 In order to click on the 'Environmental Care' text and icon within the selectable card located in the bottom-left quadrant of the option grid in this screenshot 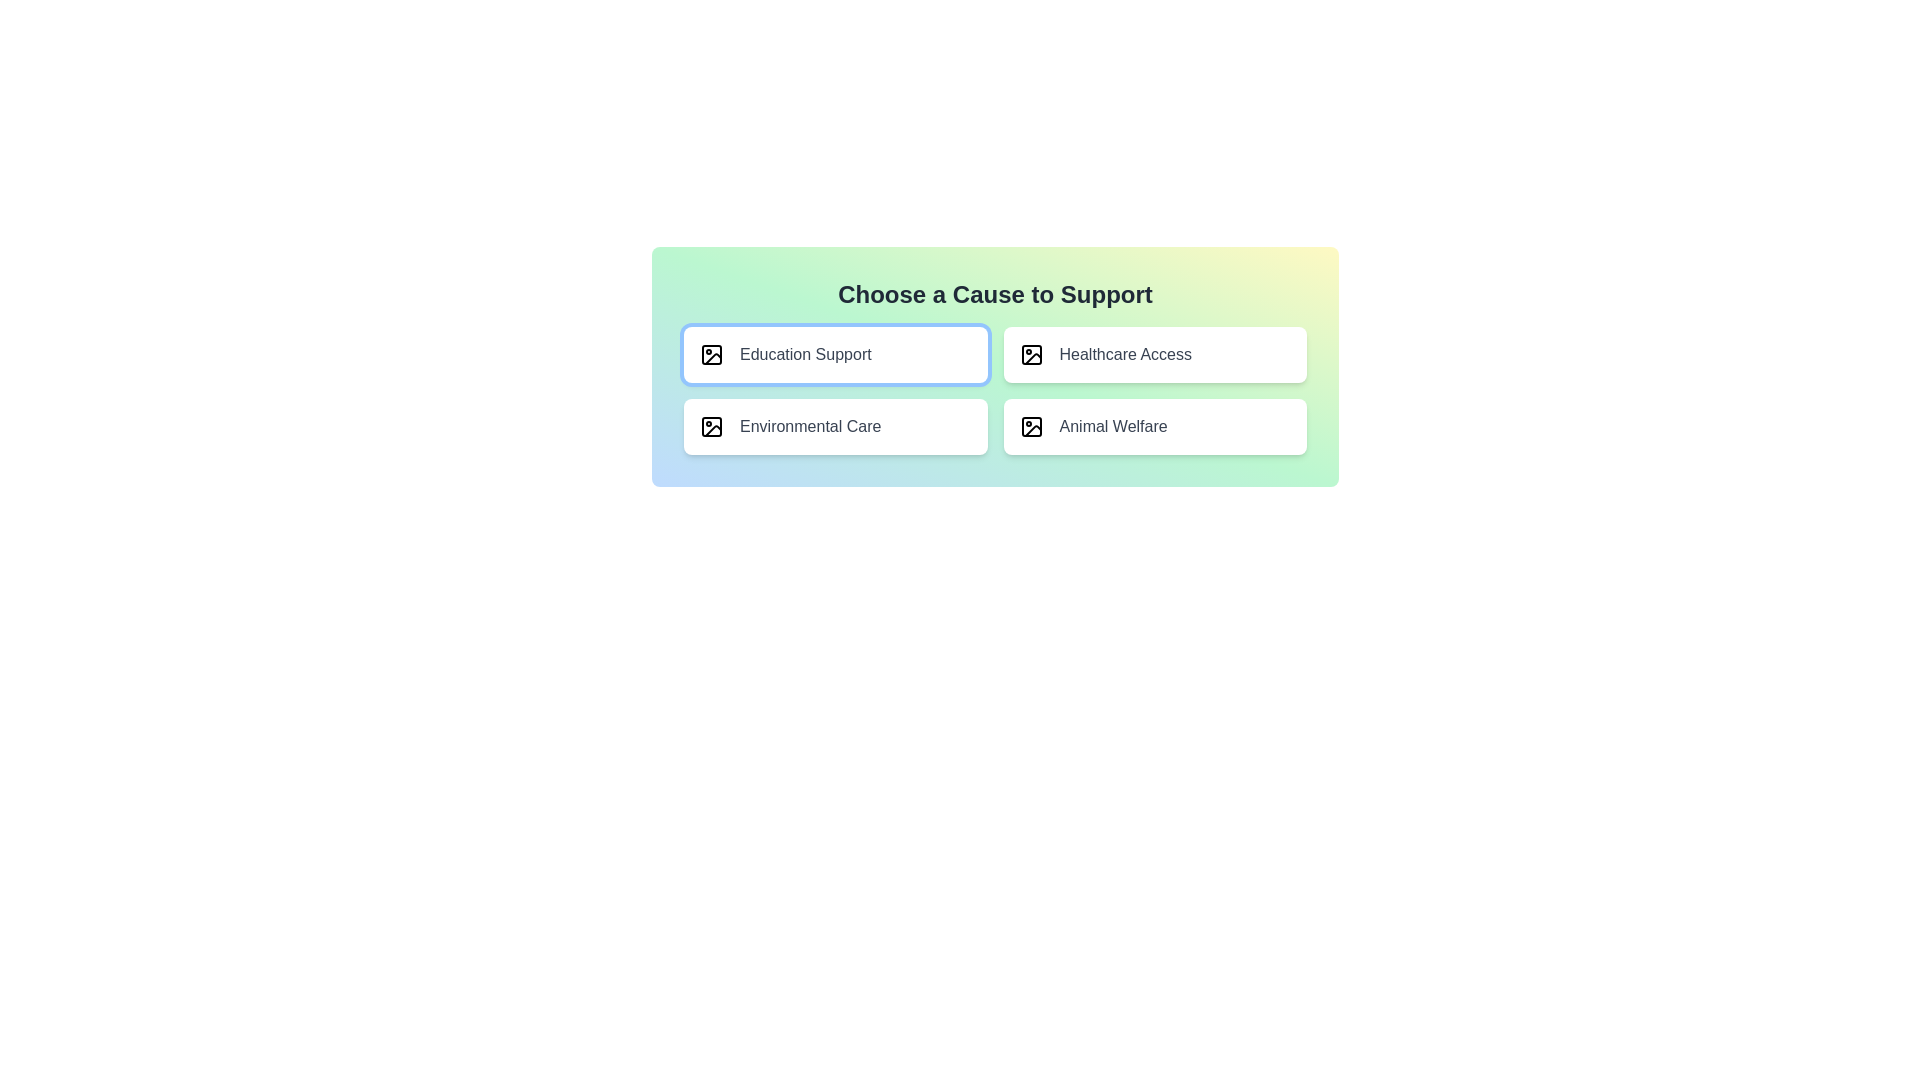, I will do `click(789, 426)`.